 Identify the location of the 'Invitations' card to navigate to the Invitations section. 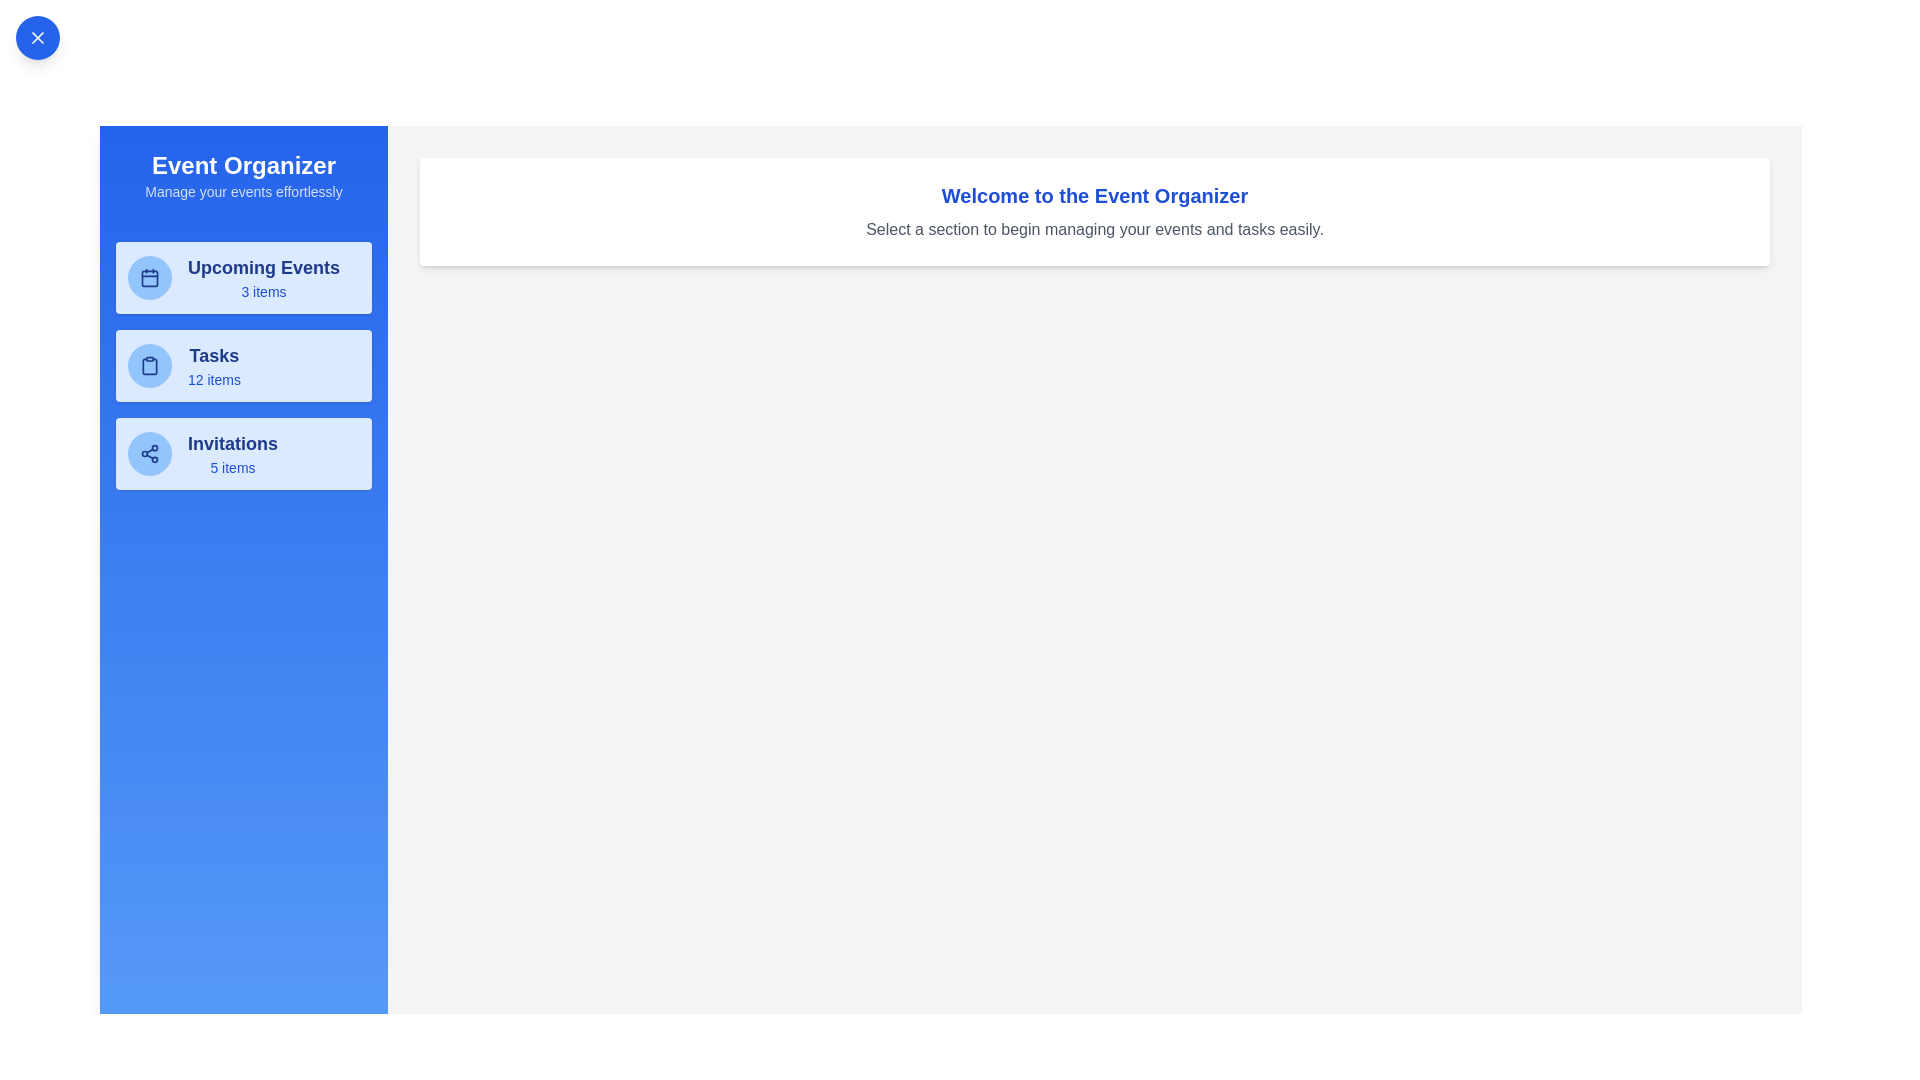
(243, 454).